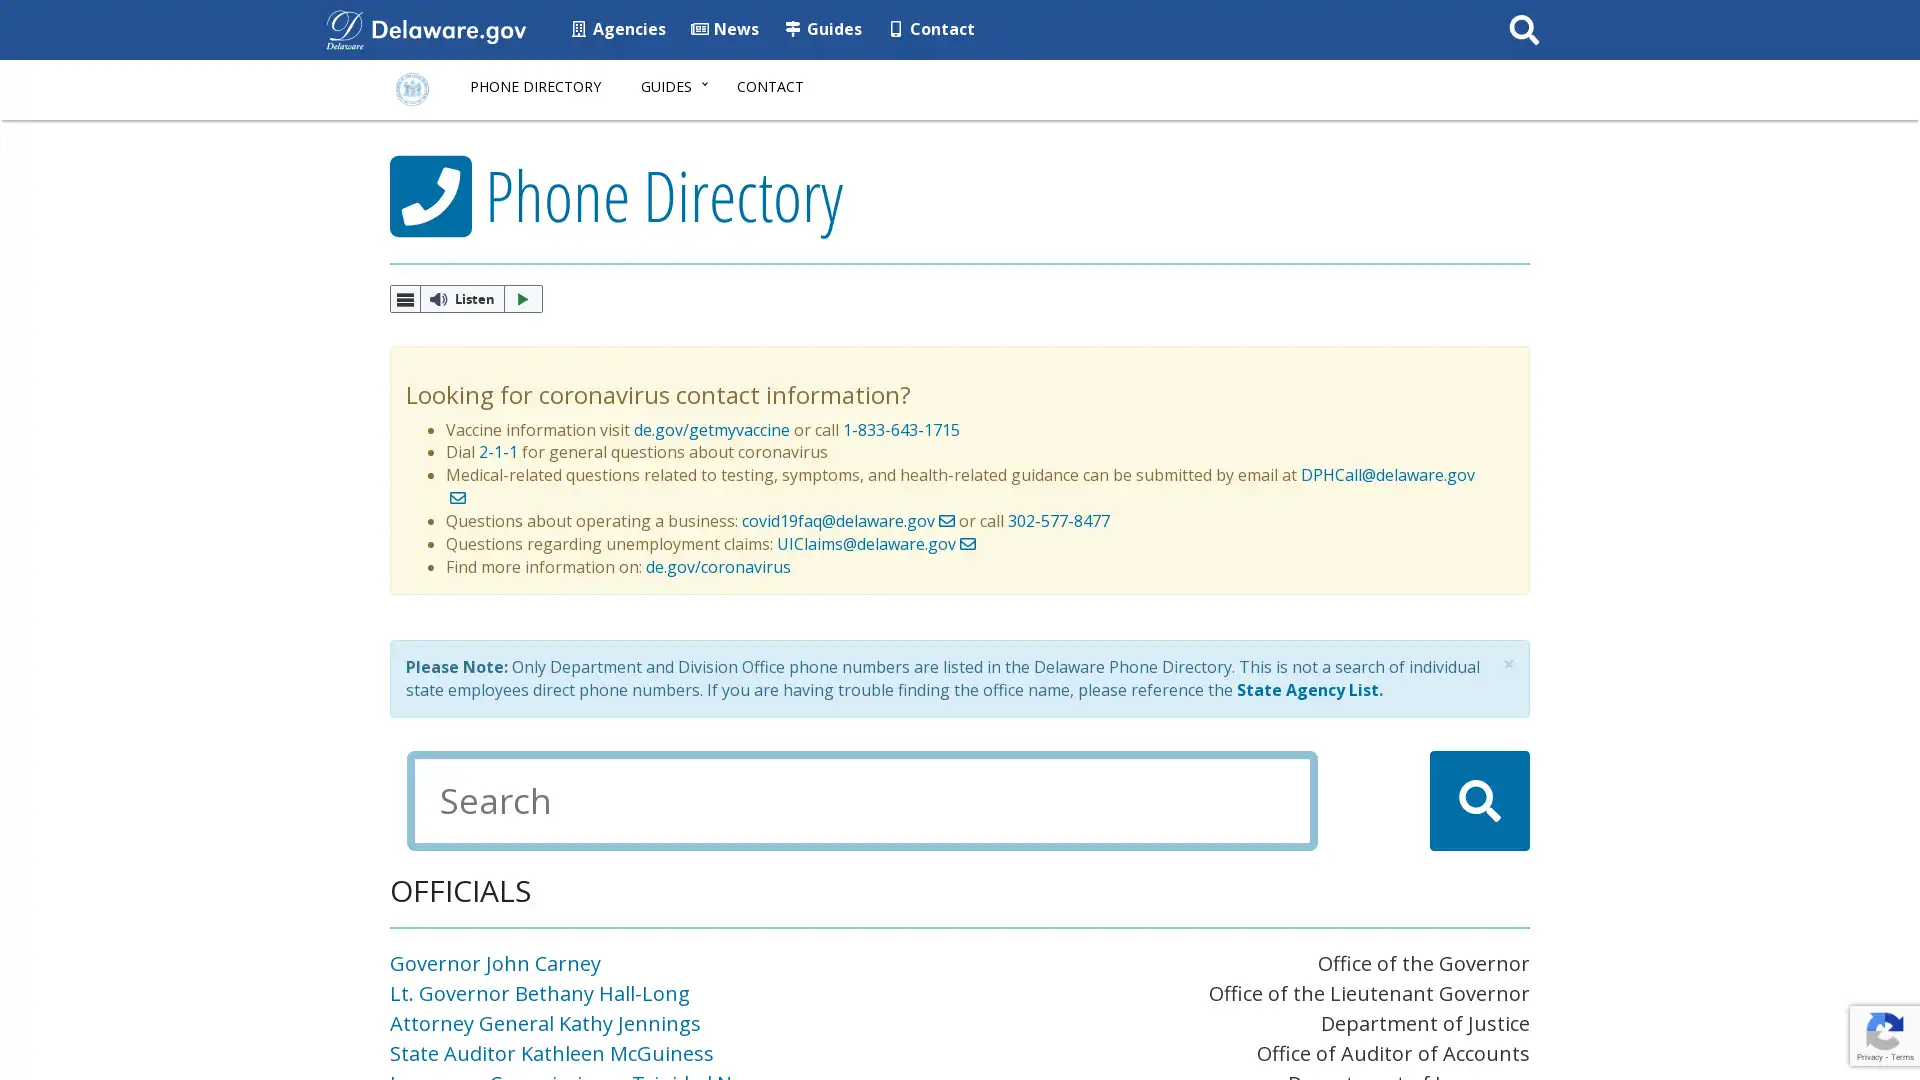 The height and width of the screenshot is (1080, 1920). I want to click on webReader Menu, so click(405, 299).